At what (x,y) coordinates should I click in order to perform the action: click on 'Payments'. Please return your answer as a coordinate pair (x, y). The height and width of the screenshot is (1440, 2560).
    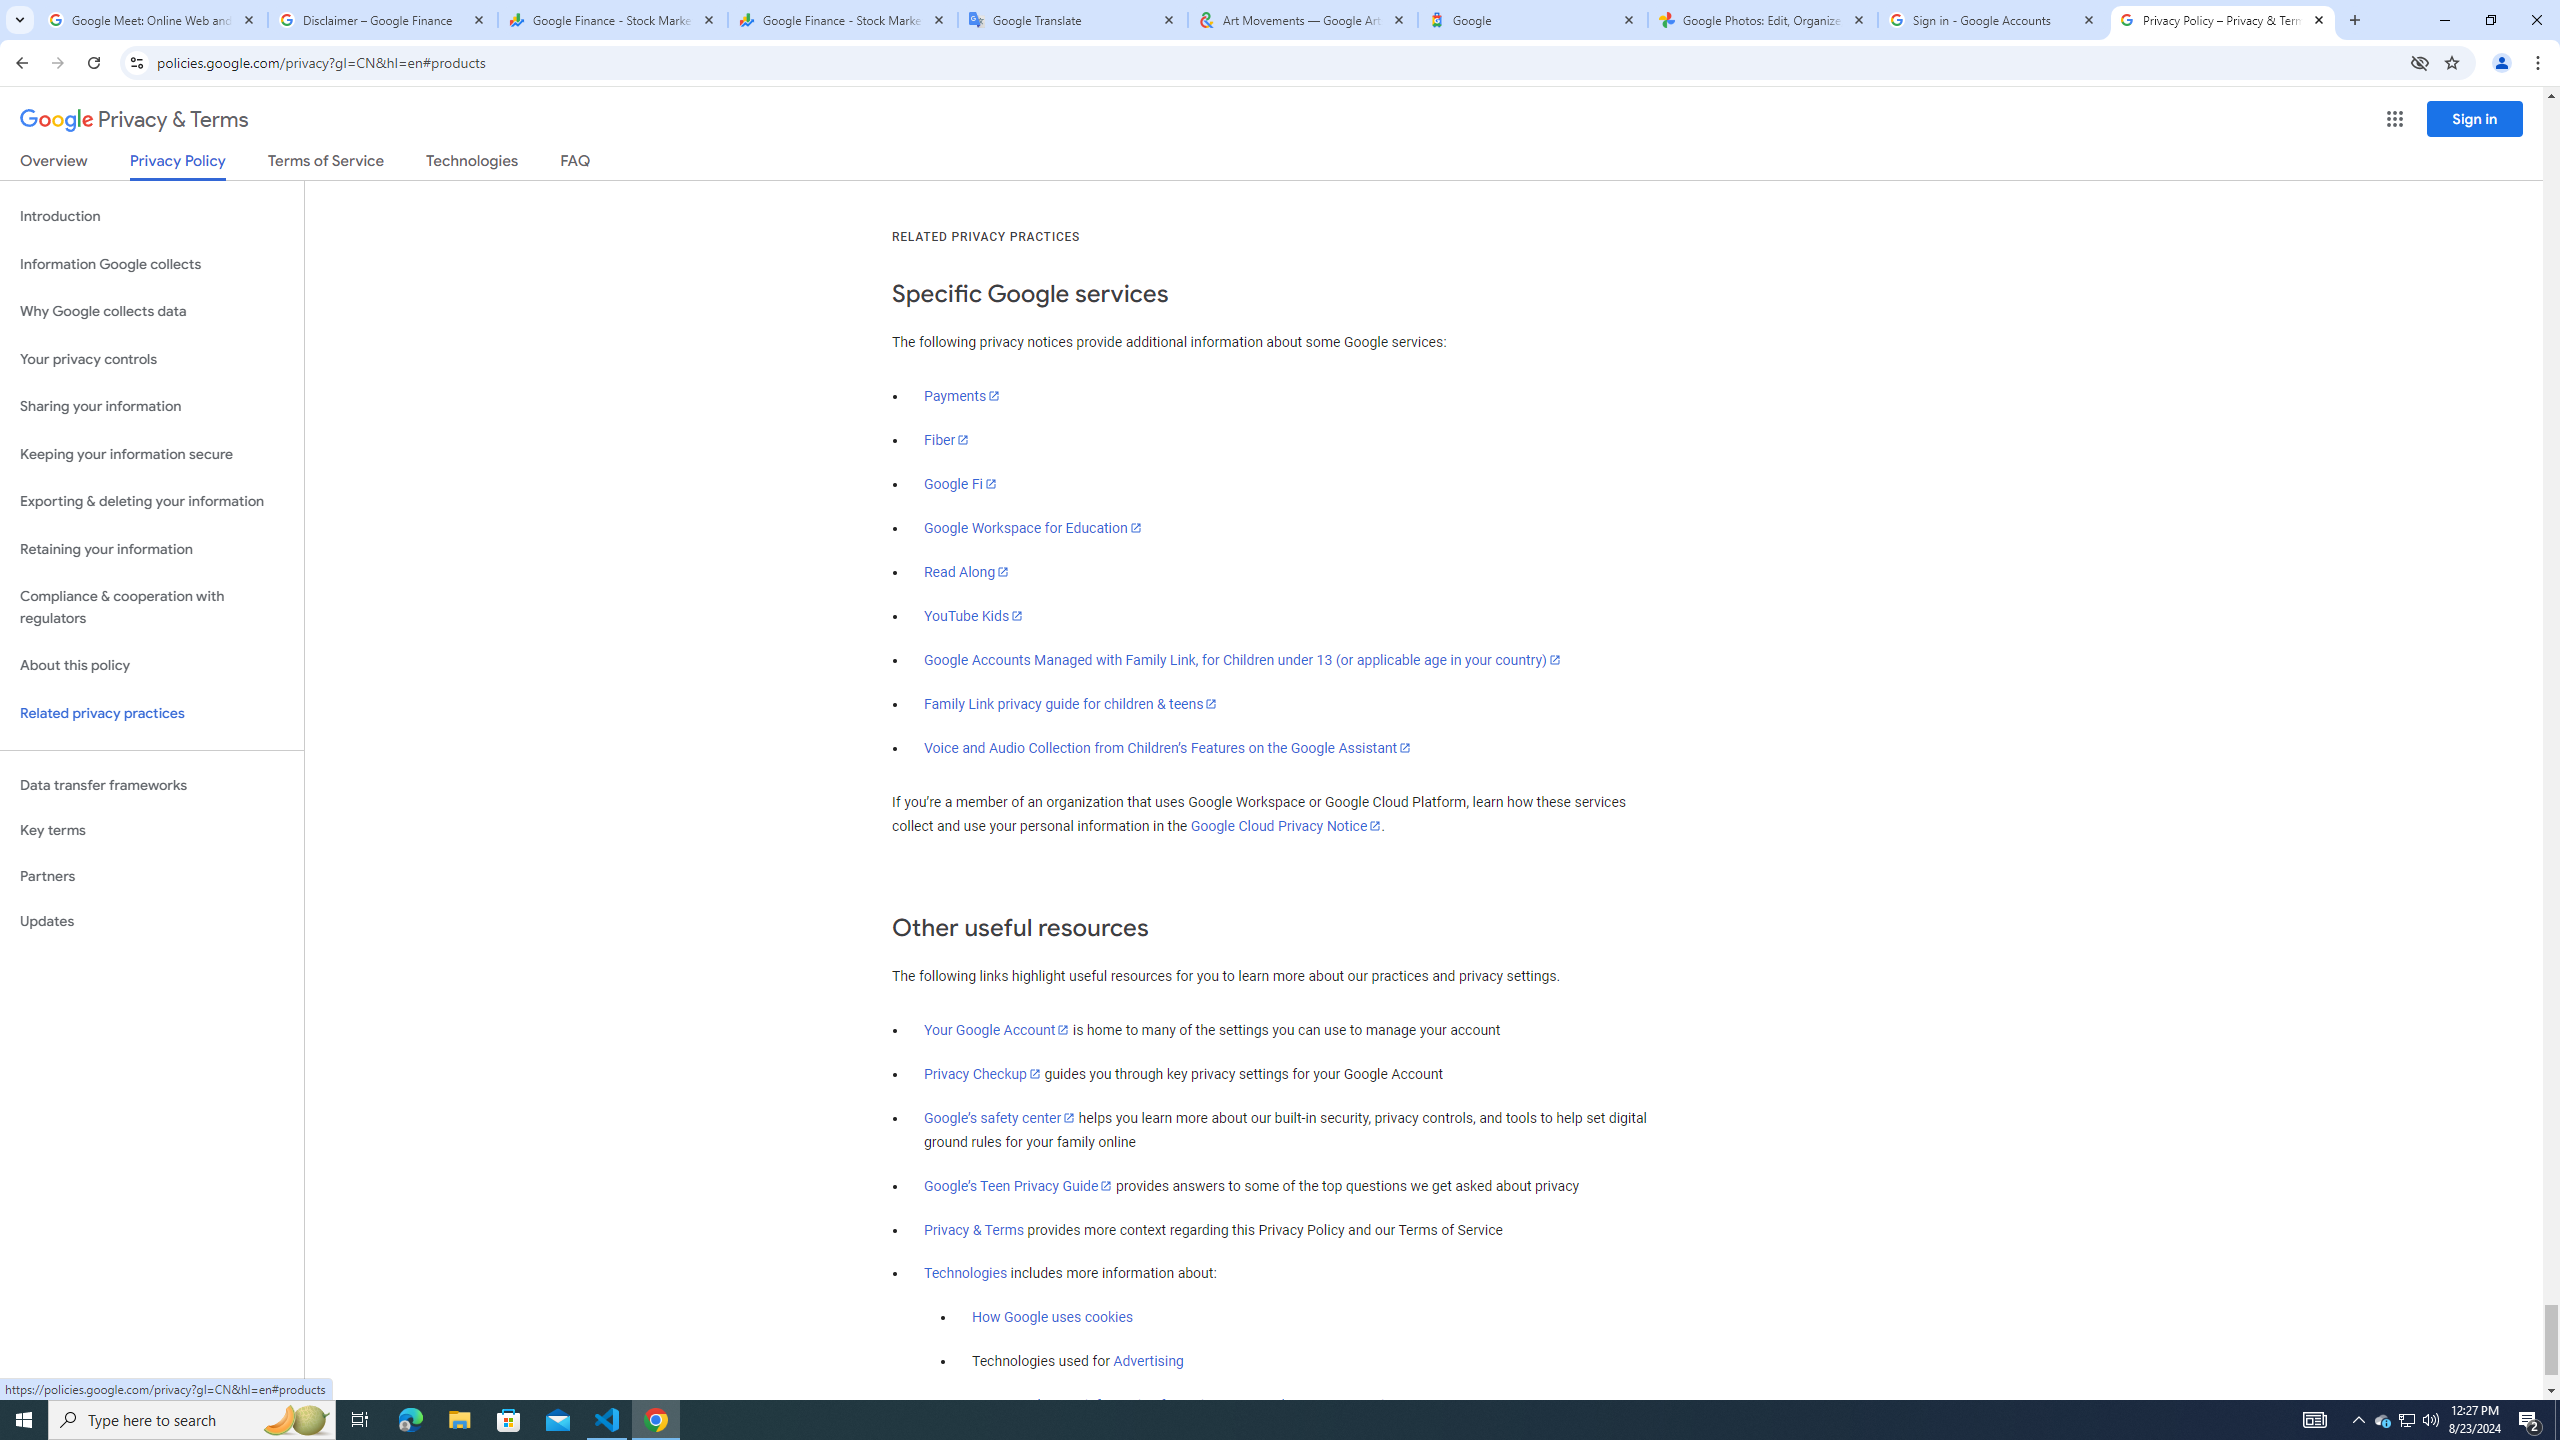
    Looking at the image, I should click on (962, 395).